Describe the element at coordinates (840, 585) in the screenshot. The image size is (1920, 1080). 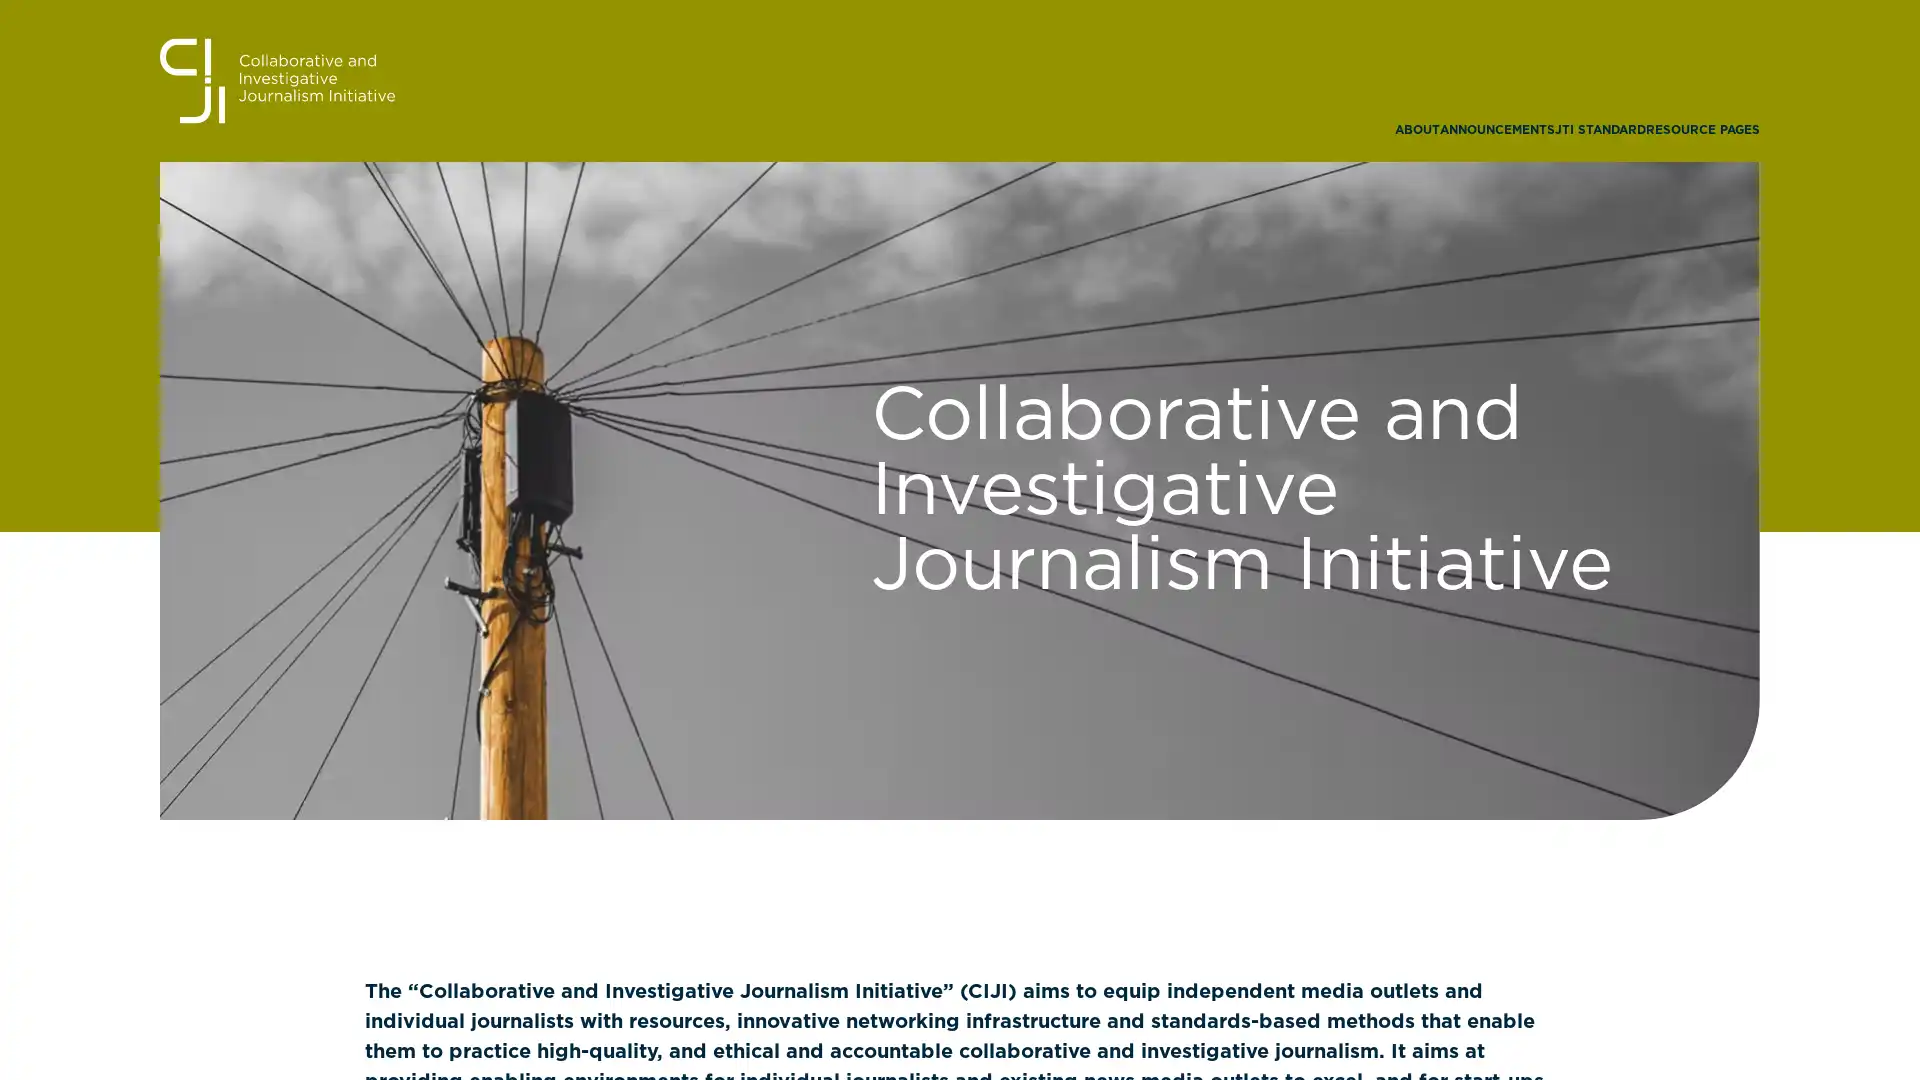
I see `more` at that location.